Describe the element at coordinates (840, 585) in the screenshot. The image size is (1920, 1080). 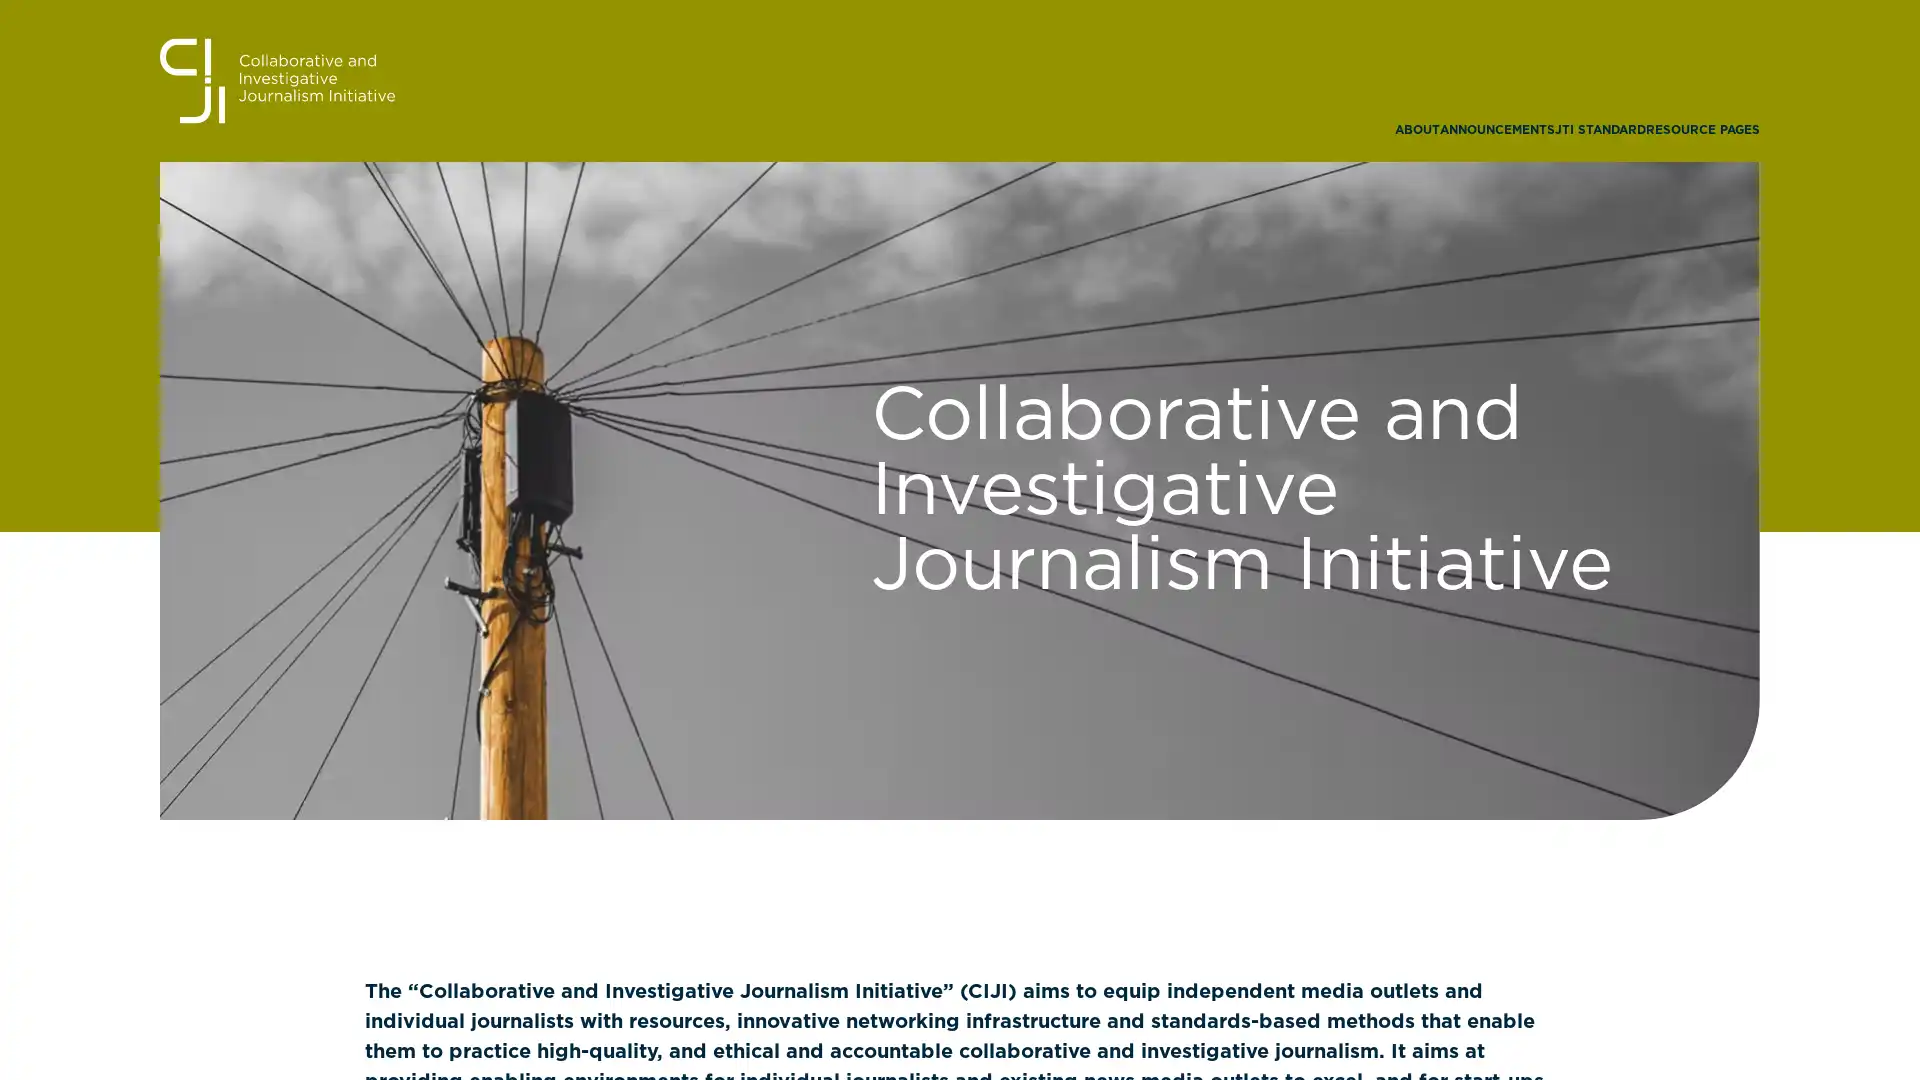
I see `more` at that location.